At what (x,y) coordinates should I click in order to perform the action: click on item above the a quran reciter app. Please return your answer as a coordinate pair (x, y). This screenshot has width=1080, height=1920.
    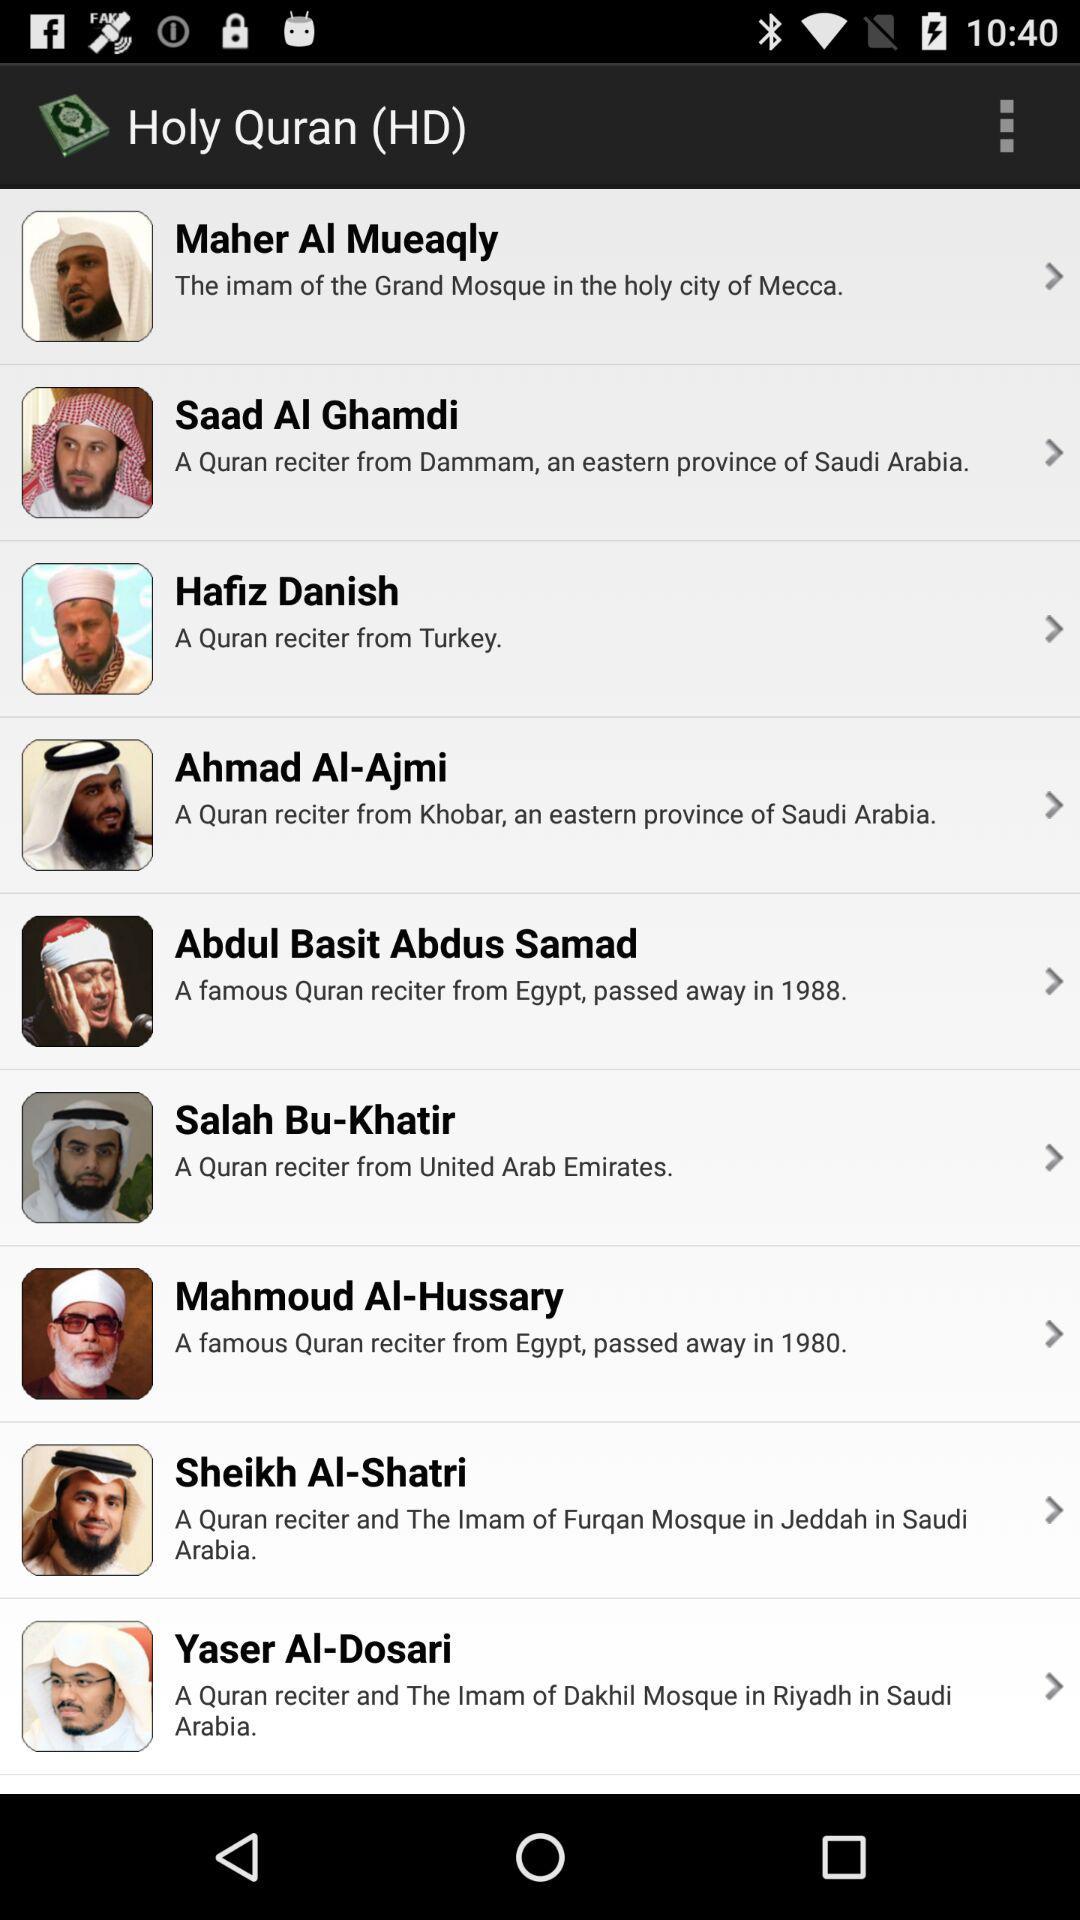
    Looking at the image, I should click on (311, 765).